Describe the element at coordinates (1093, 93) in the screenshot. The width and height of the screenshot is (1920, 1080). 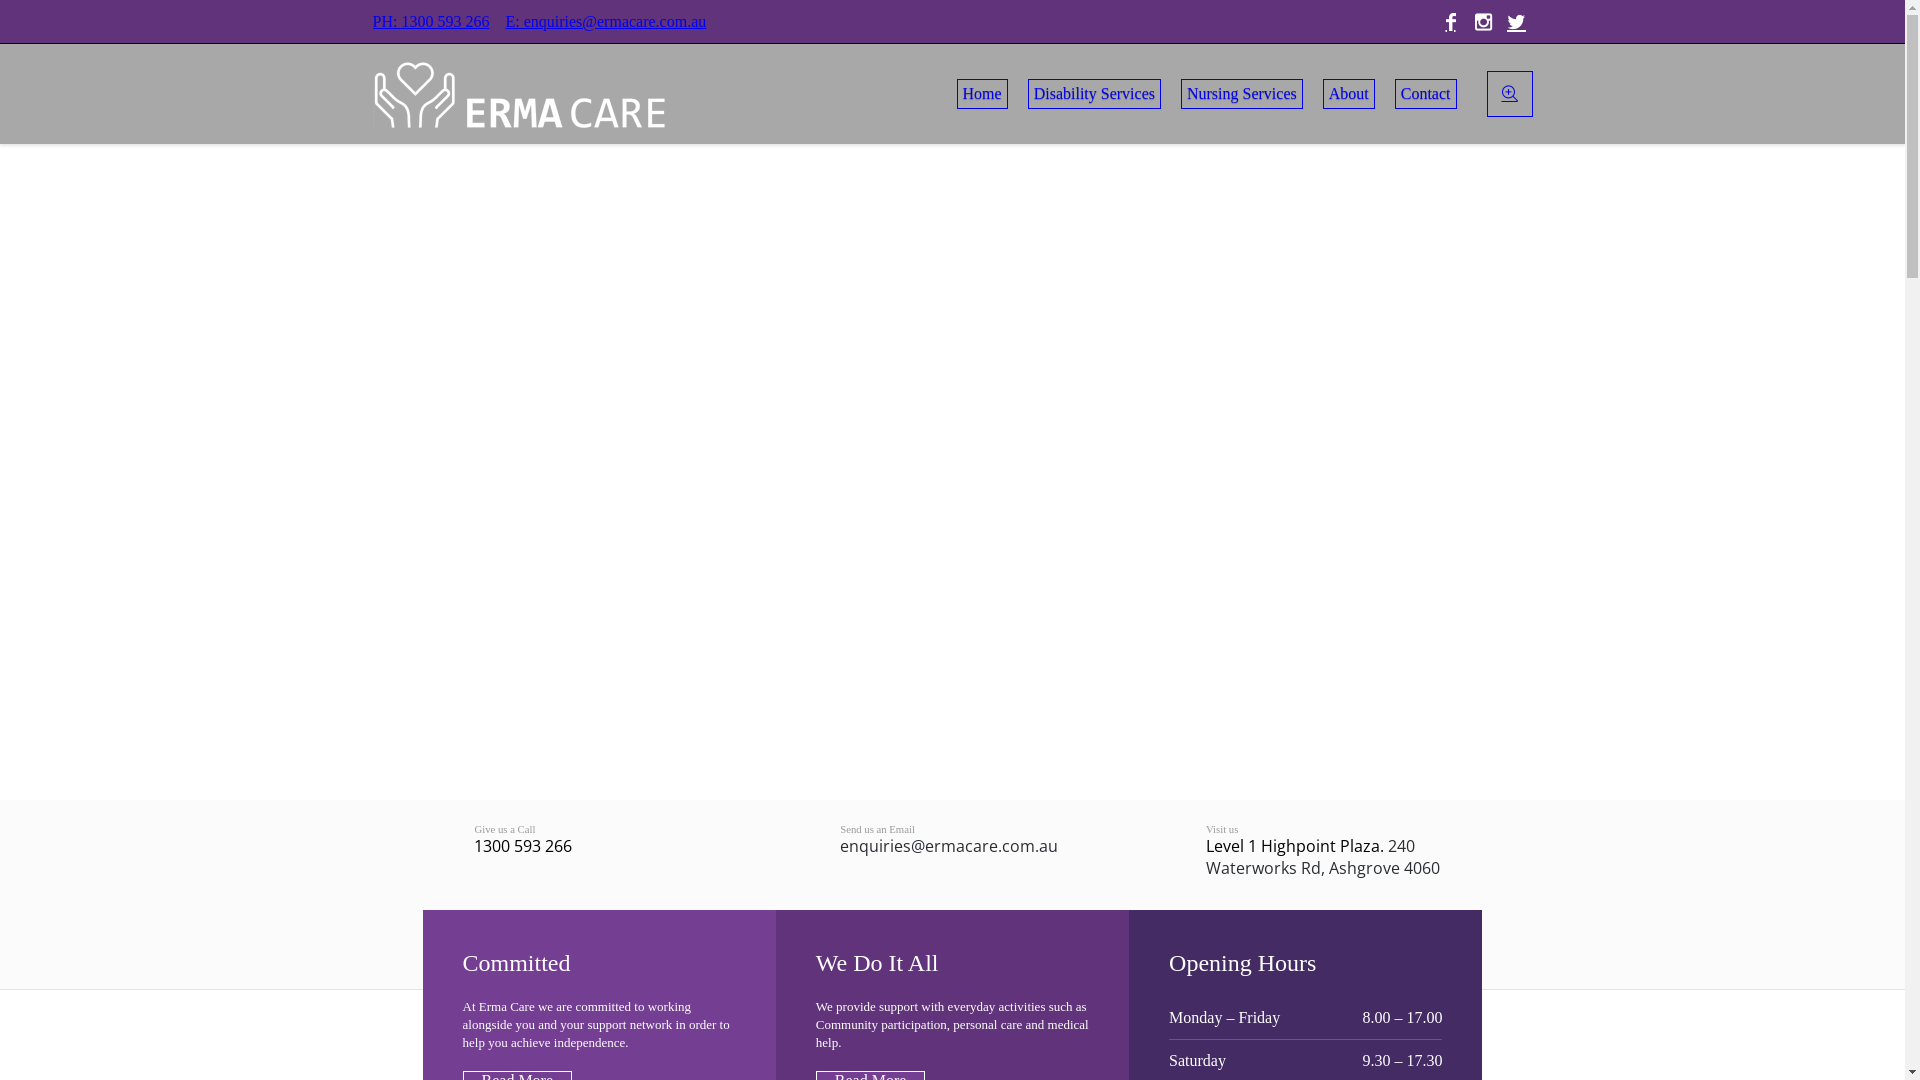
I see `'Disability Services'` at that location.